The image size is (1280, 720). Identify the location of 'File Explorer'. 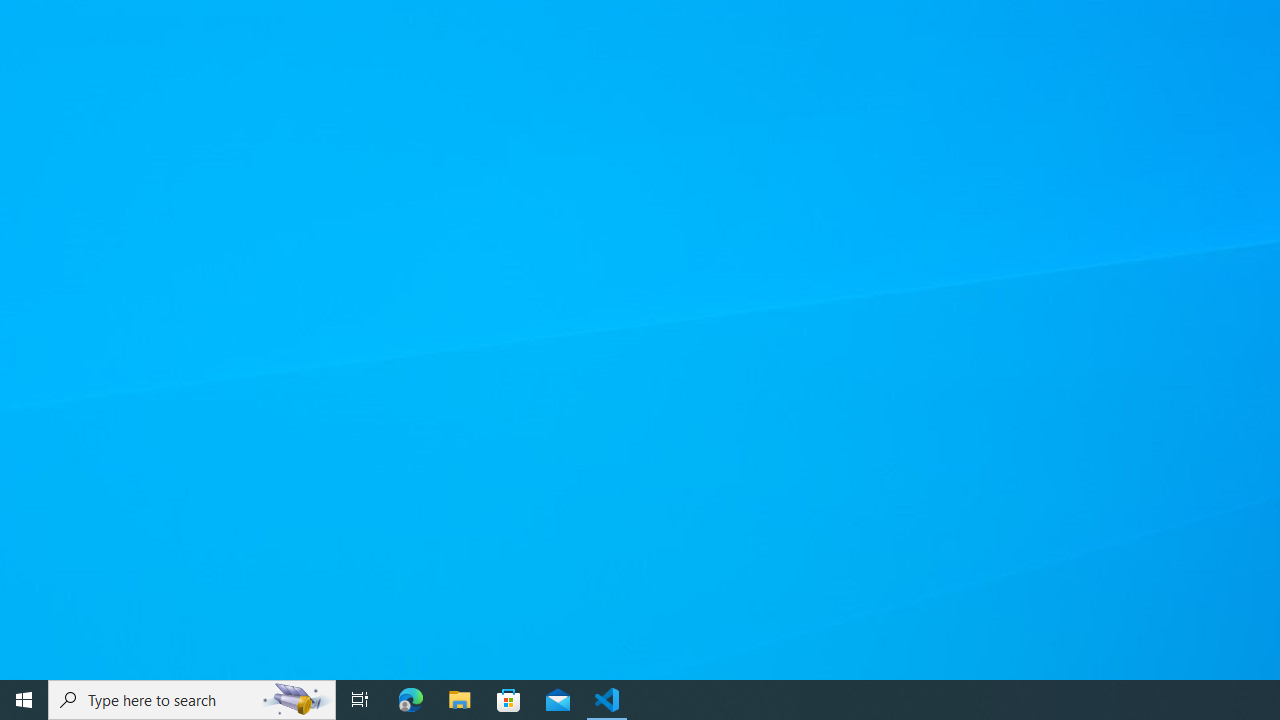
(459, 698).